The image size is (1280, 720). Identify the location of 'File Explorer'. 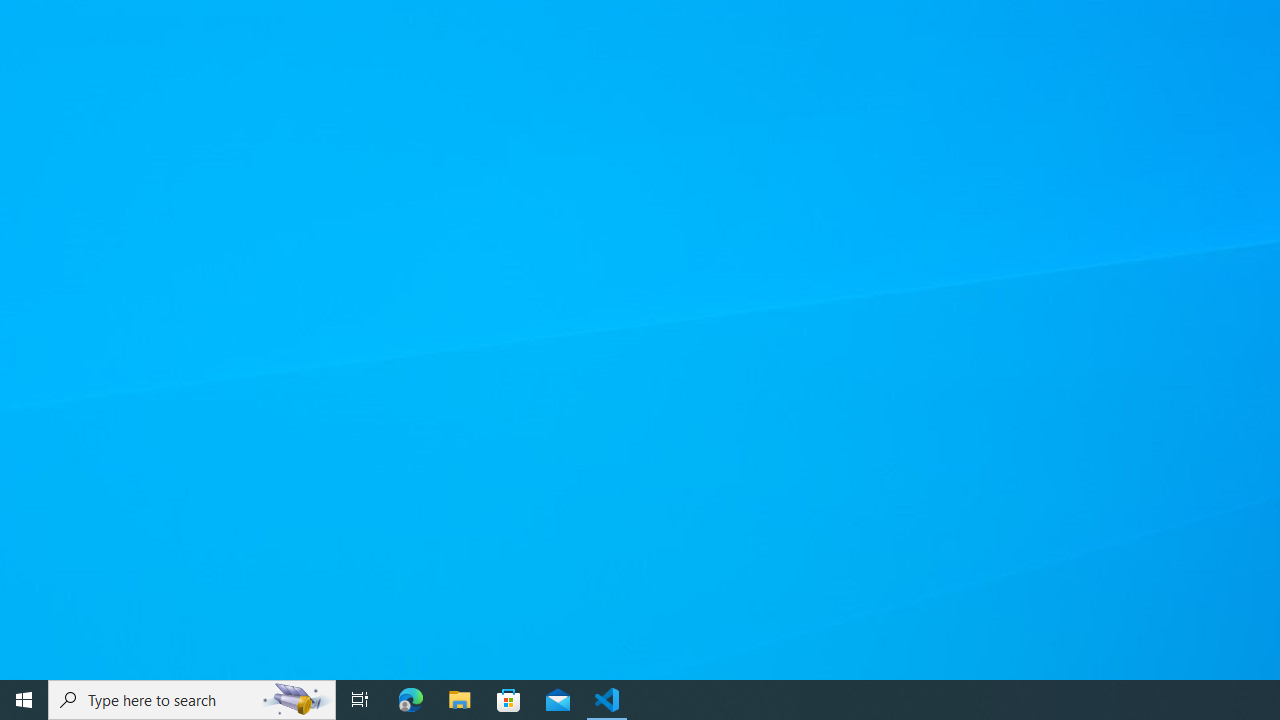
(459, 698).